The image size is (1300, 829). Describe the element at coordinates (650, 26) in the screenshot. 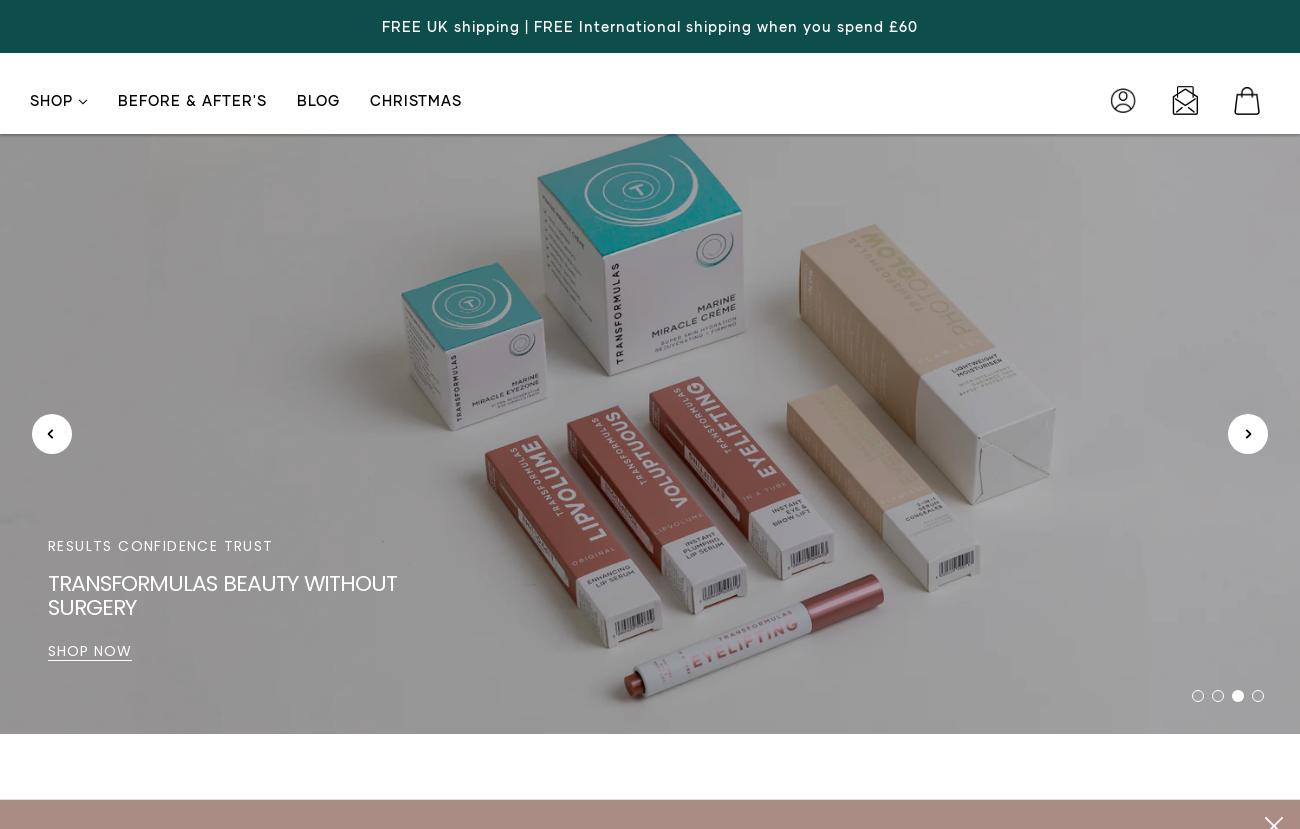

I see `'FREE UK shipping | FREE International shipping when you spend £60'` at that location.